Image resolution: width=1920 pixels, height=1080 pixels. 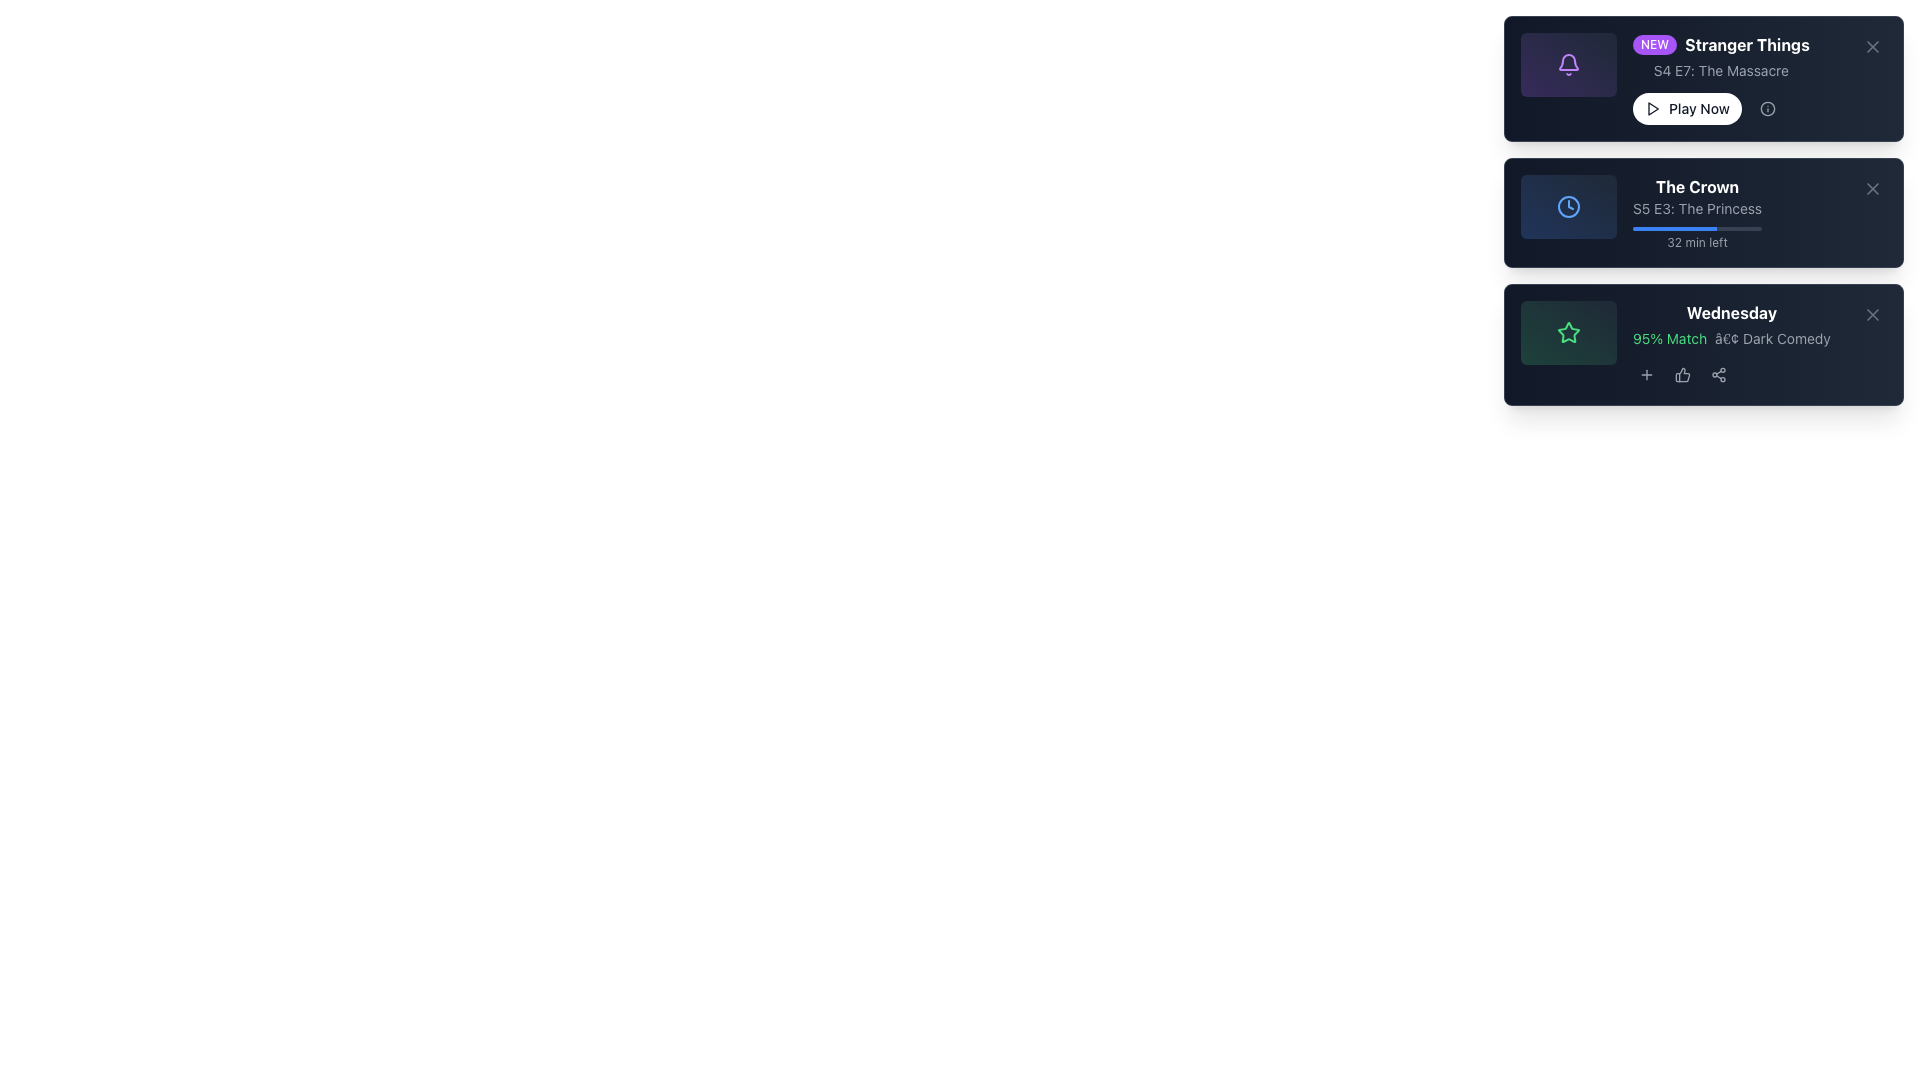 What do you see at coordinates (1871, 189) in the screenshot?
I see `the close button located in the top-right corner of 'The Crown' card` at bounding box center [1871, 189].